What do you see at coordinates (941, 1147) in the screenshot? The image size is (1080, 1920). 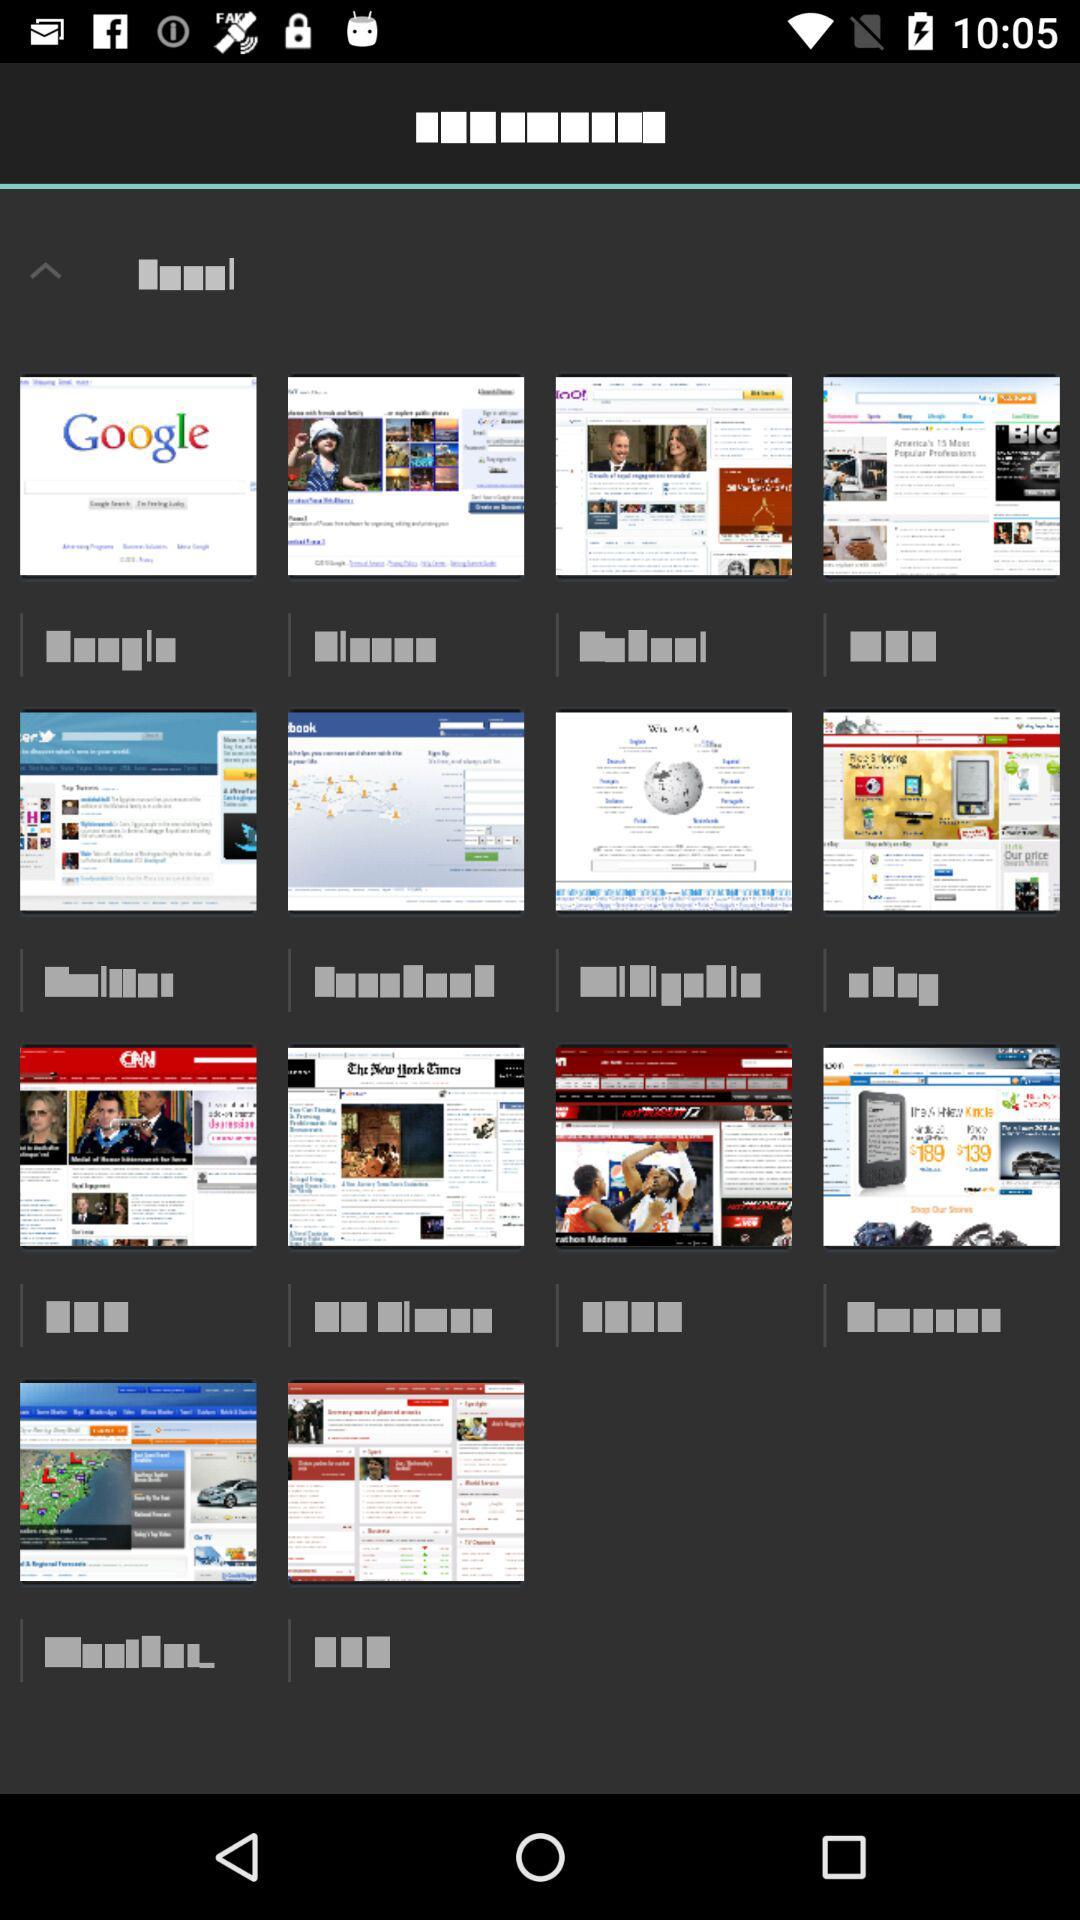 I see `the third image from the top right corner of the web page` at bounding box center [941, 1147].